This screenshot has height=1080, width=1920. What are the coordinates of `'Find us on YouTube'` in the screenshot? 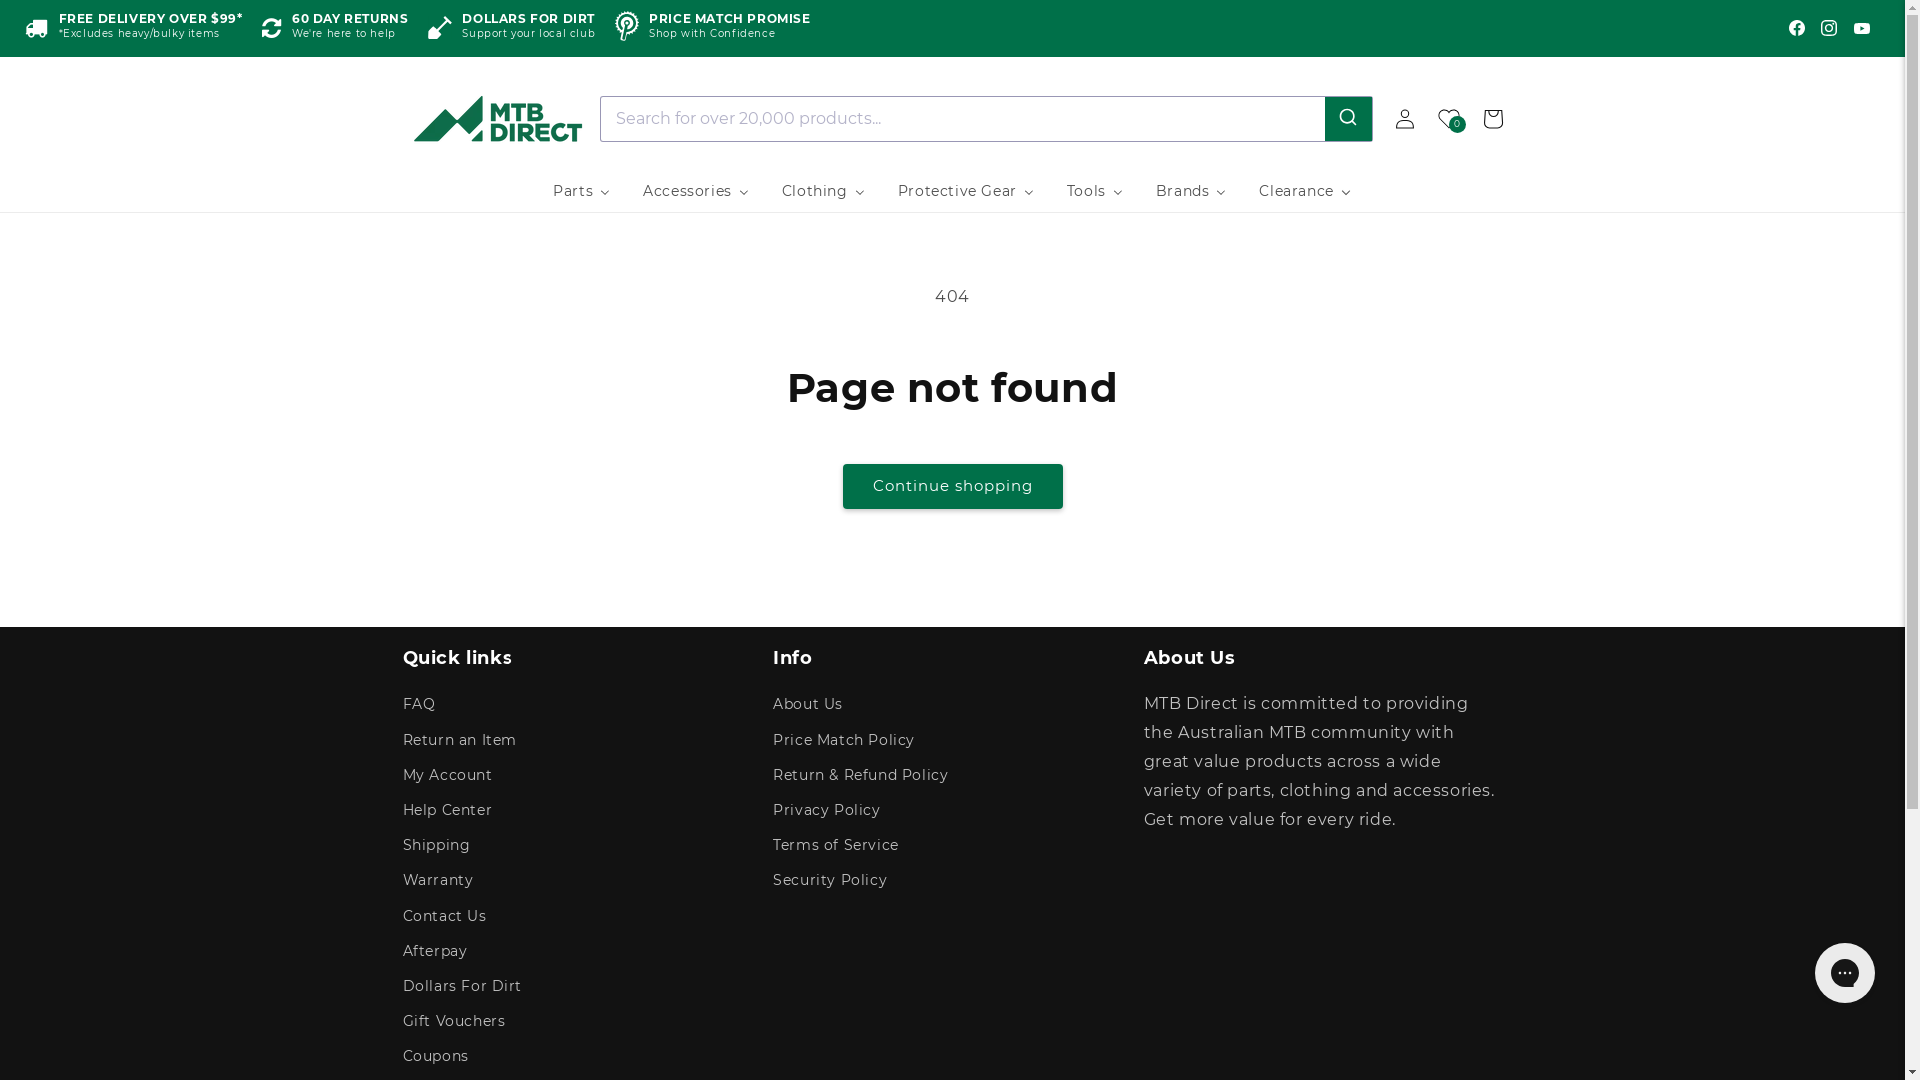 It's located at (1861, 27).